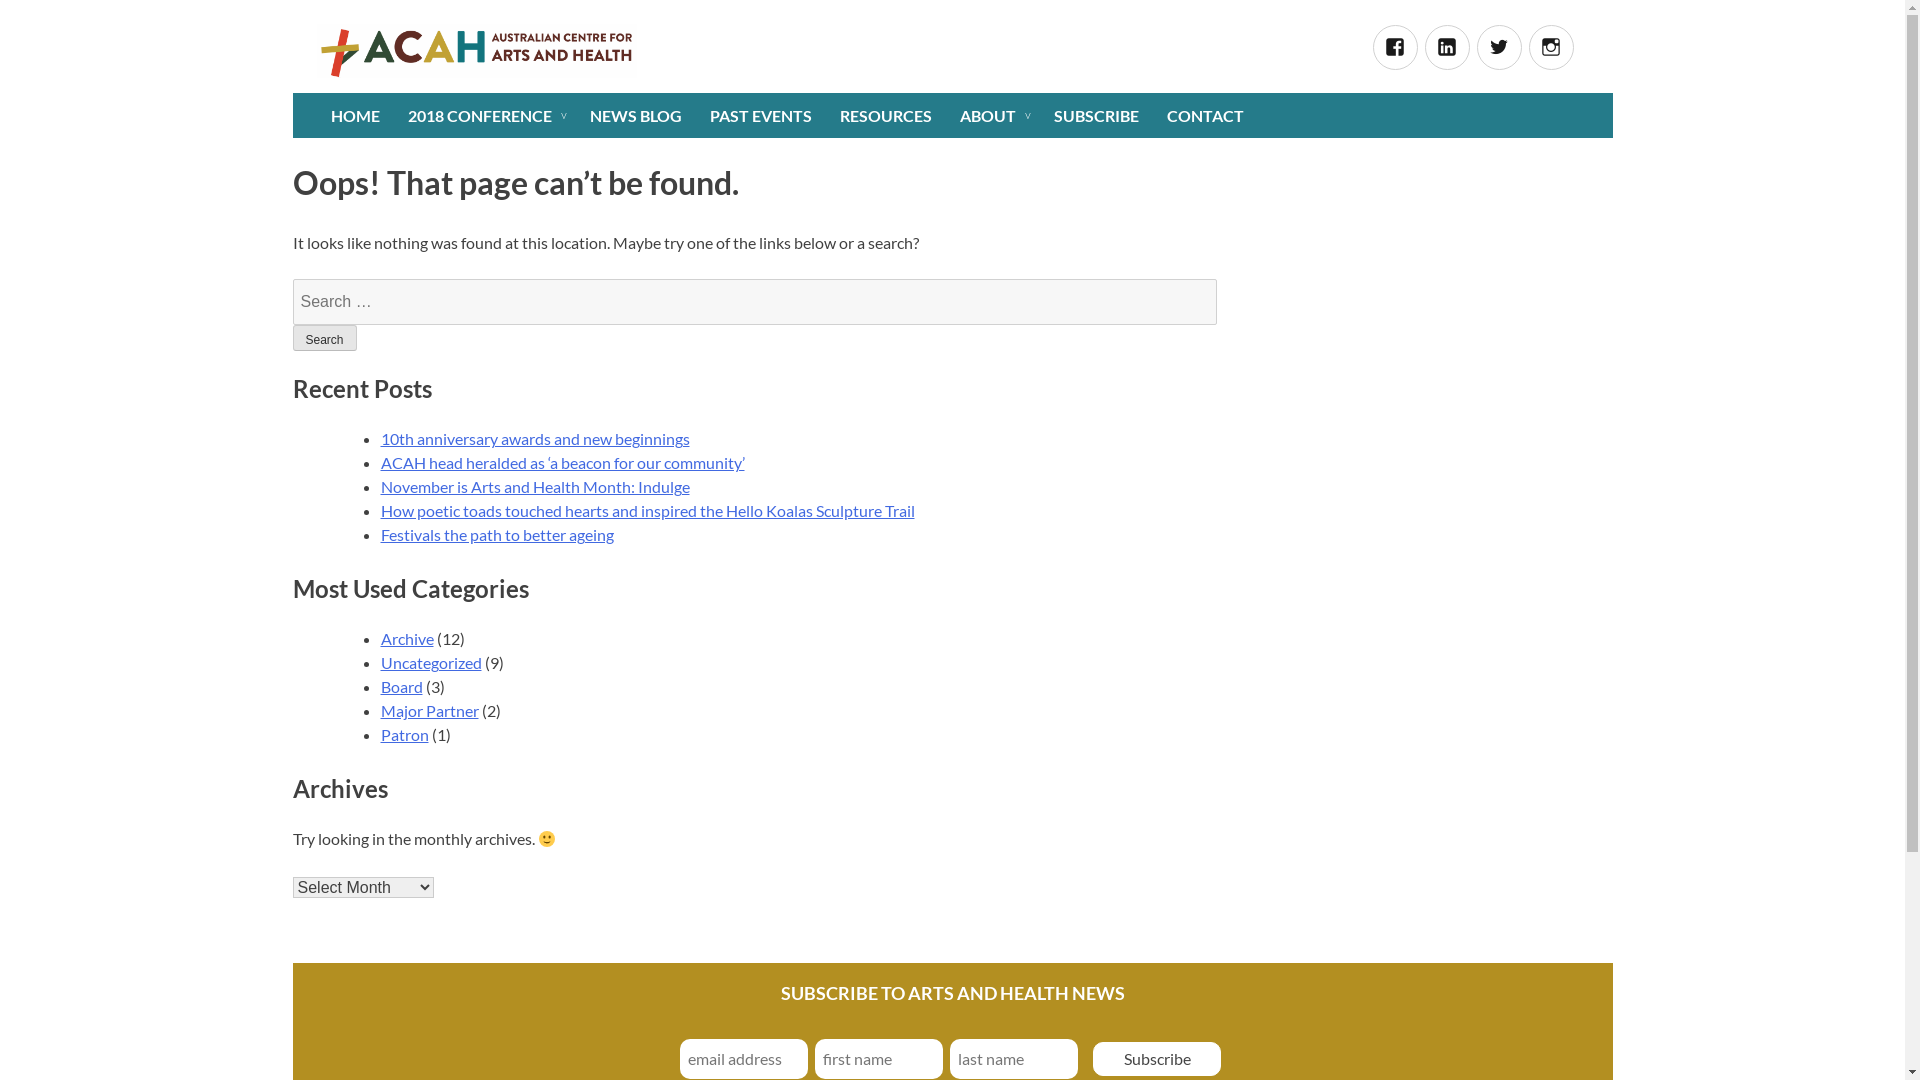  What do you see at coordinates (1040, 115) in the screenshot?
I see `'SUBSCRIBE'` at bounding box center [1040, 115].